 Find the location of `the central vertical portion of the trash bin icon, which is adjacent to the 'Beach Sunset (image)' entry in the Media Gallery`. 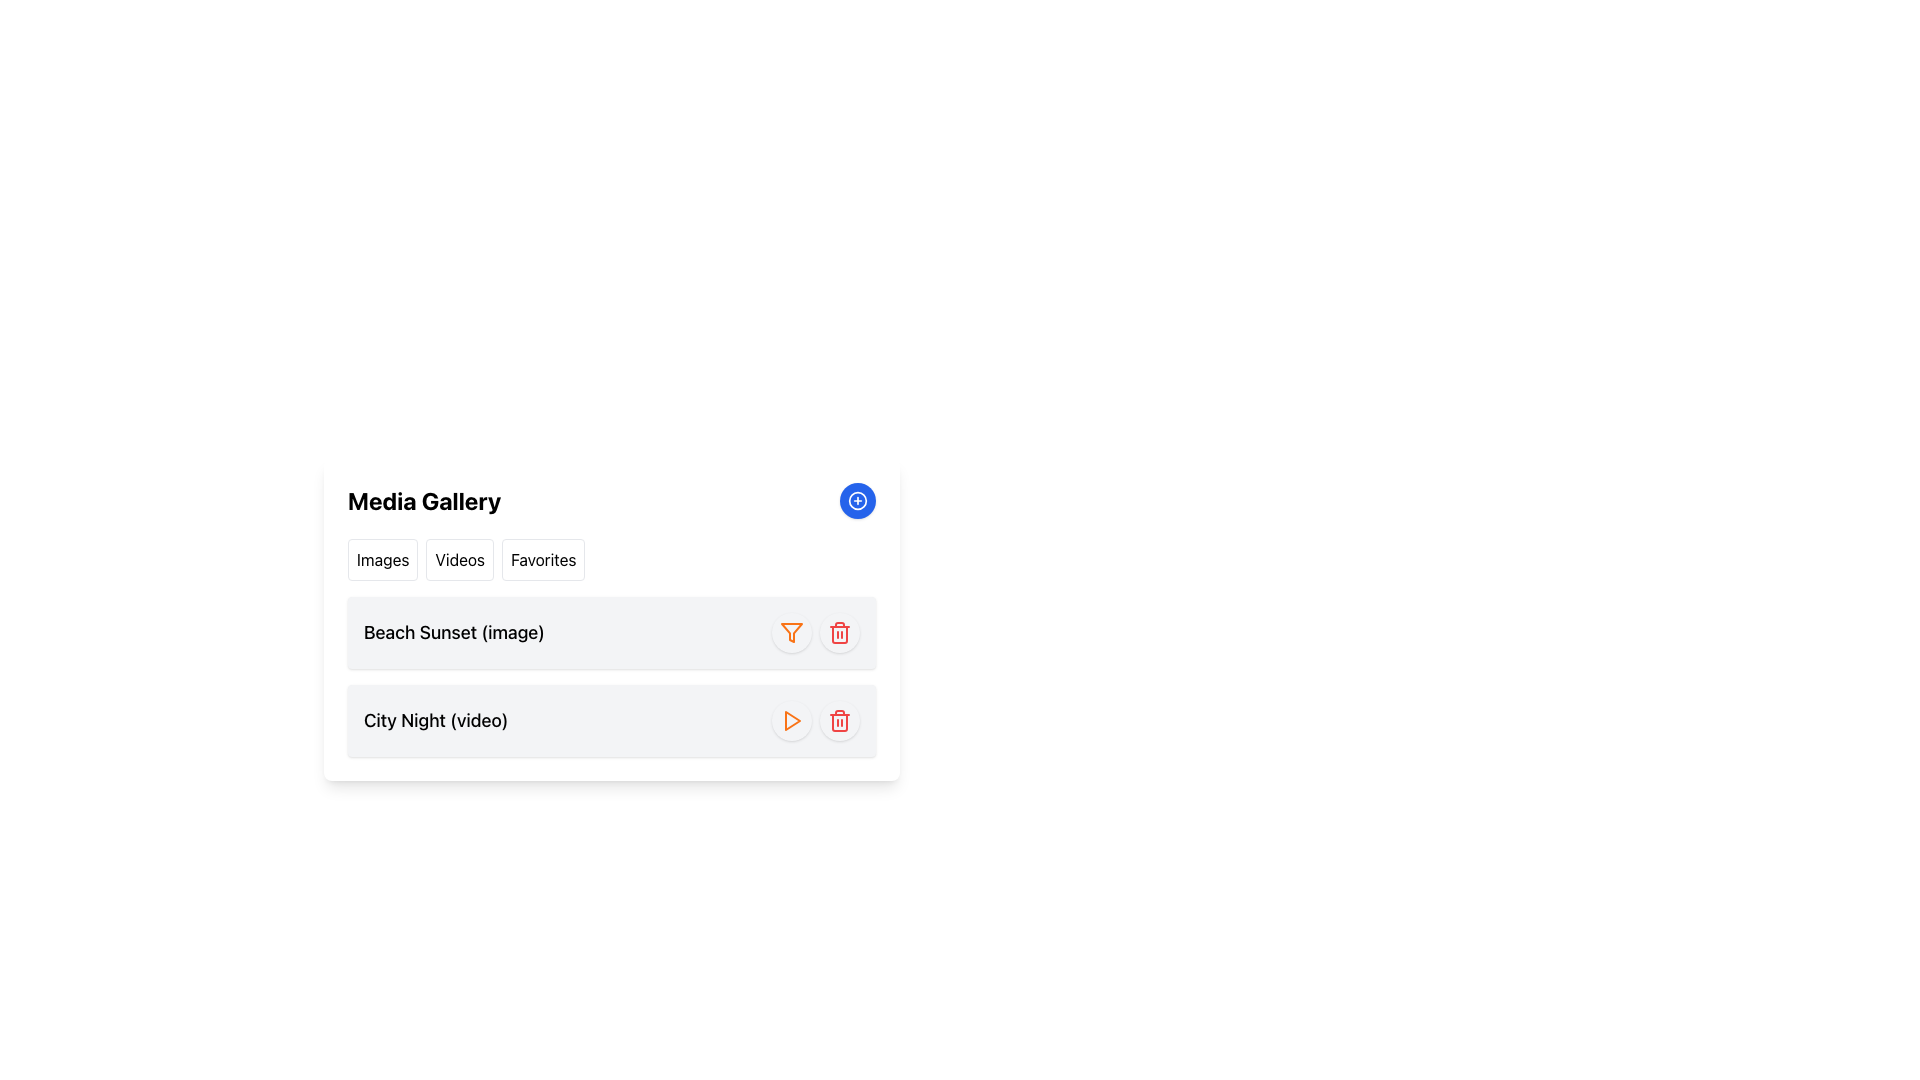

the central vertical portion of the trash bin icon, which is adjacent to the 'Beach Sunset (image)' entry in the Media Gallery is located at coordinates (840, 635).